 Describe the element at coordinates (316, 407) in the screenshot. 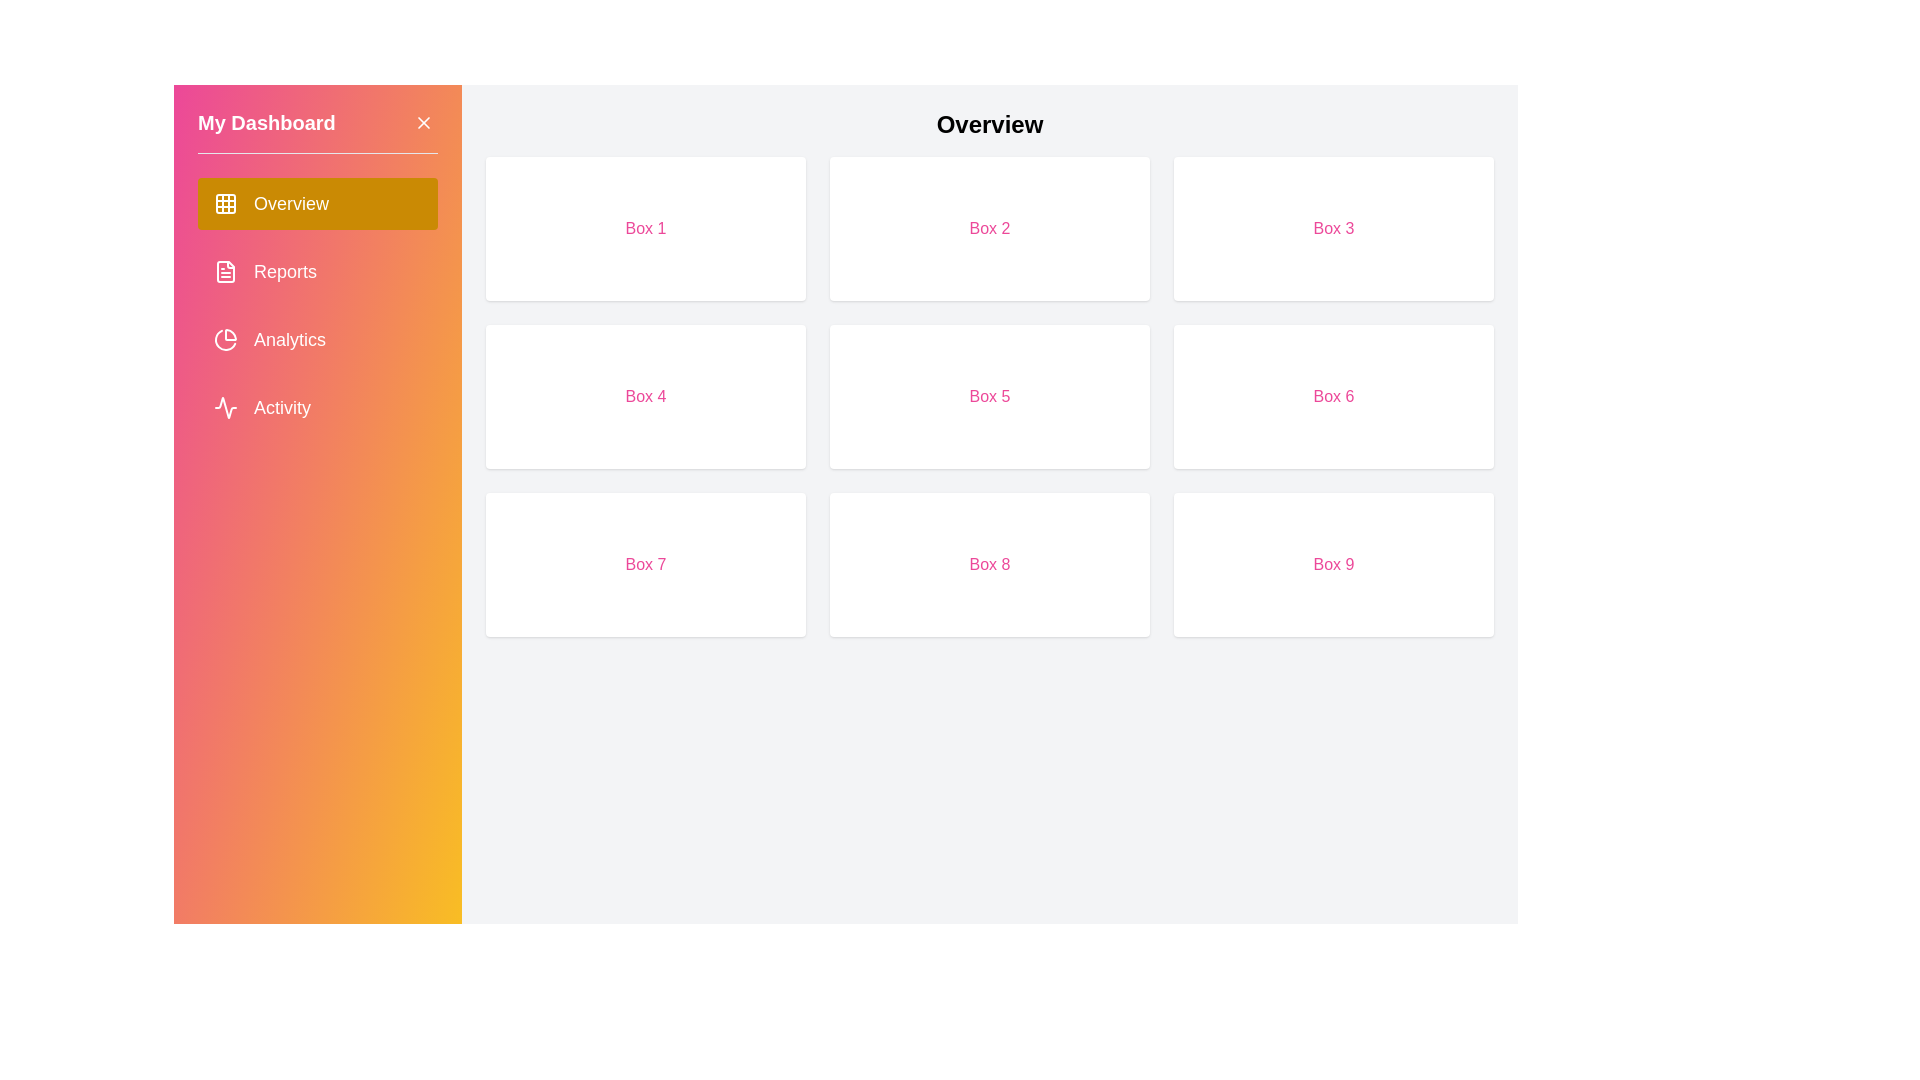

I see `the sidebar option corresponding to Activity to navigate to that section` at that location.